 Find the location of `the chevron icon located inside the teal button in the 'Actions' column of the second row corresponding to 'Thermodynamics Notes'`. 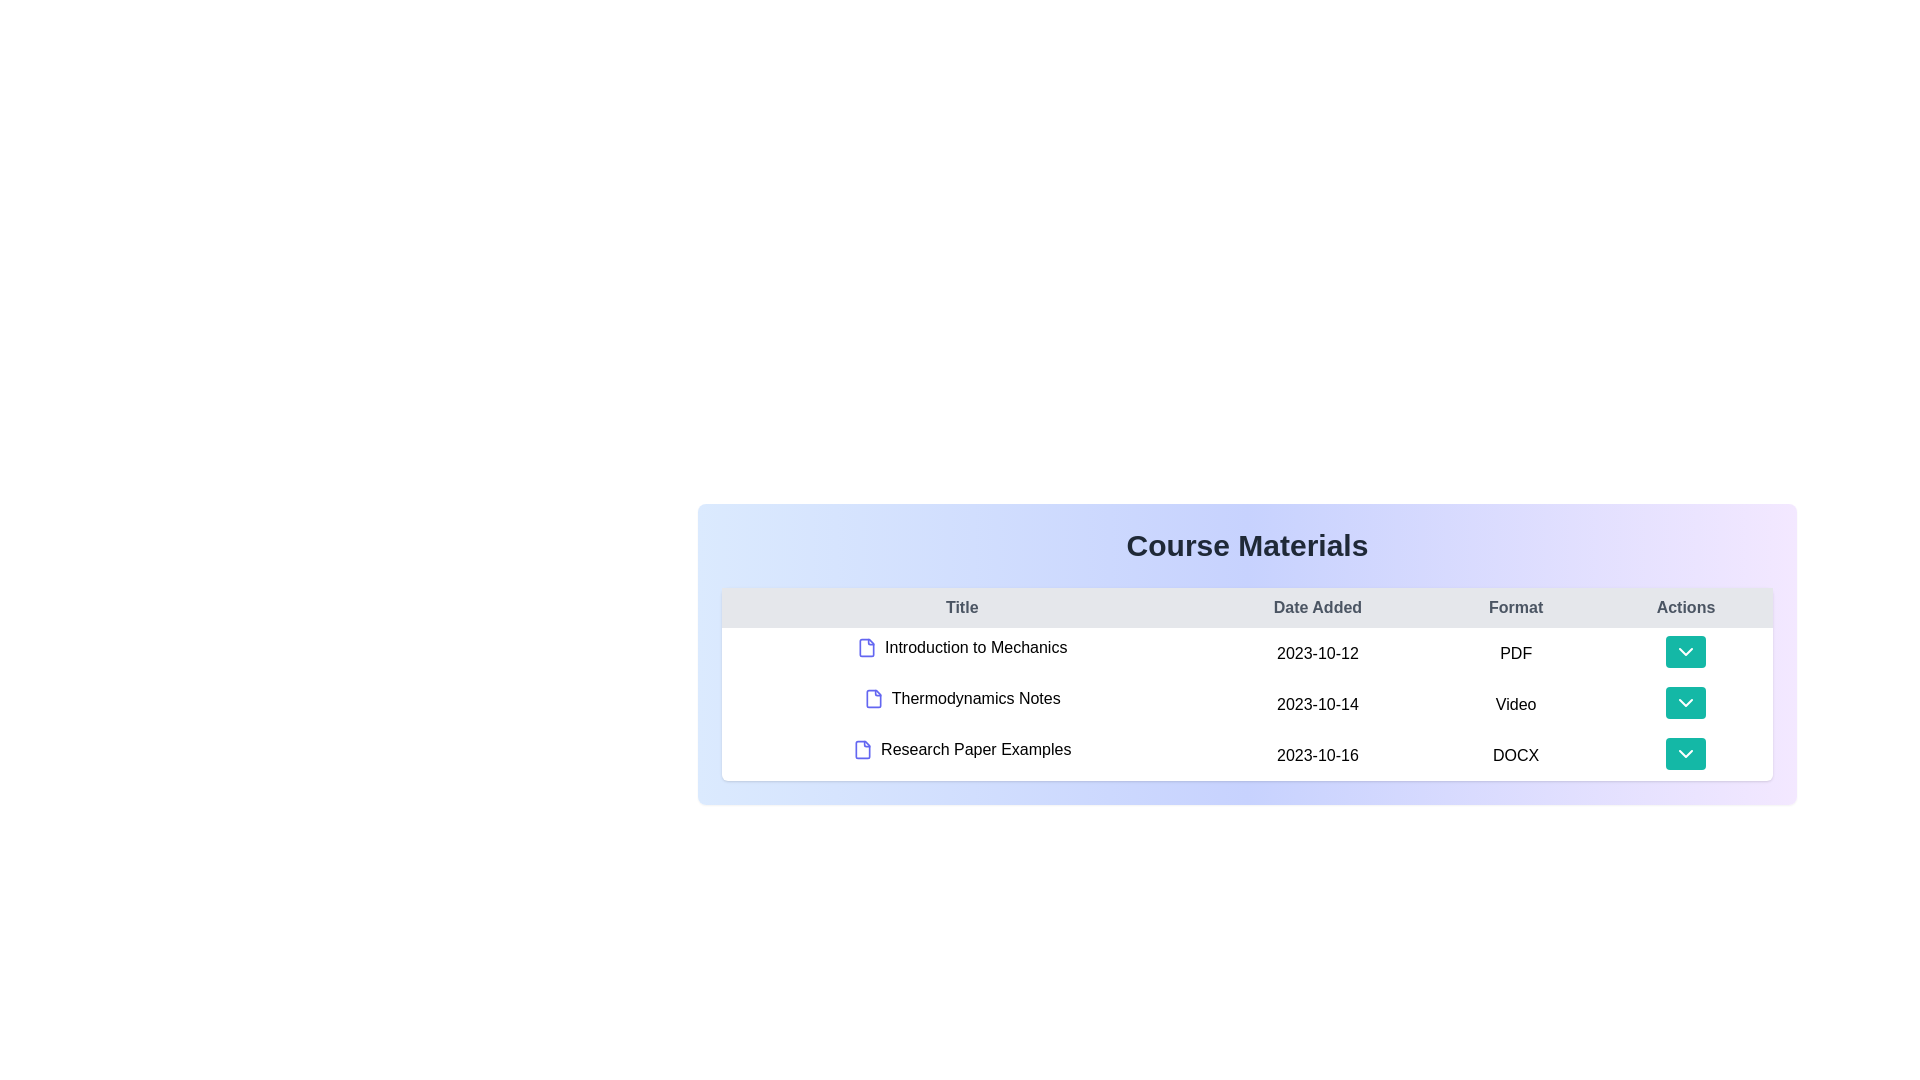

the chevron icon located inside the teal button in the 'Actions' column of the second row corresponding to 'Thermodynamics Notes' is located at coordinates (1684, 701).